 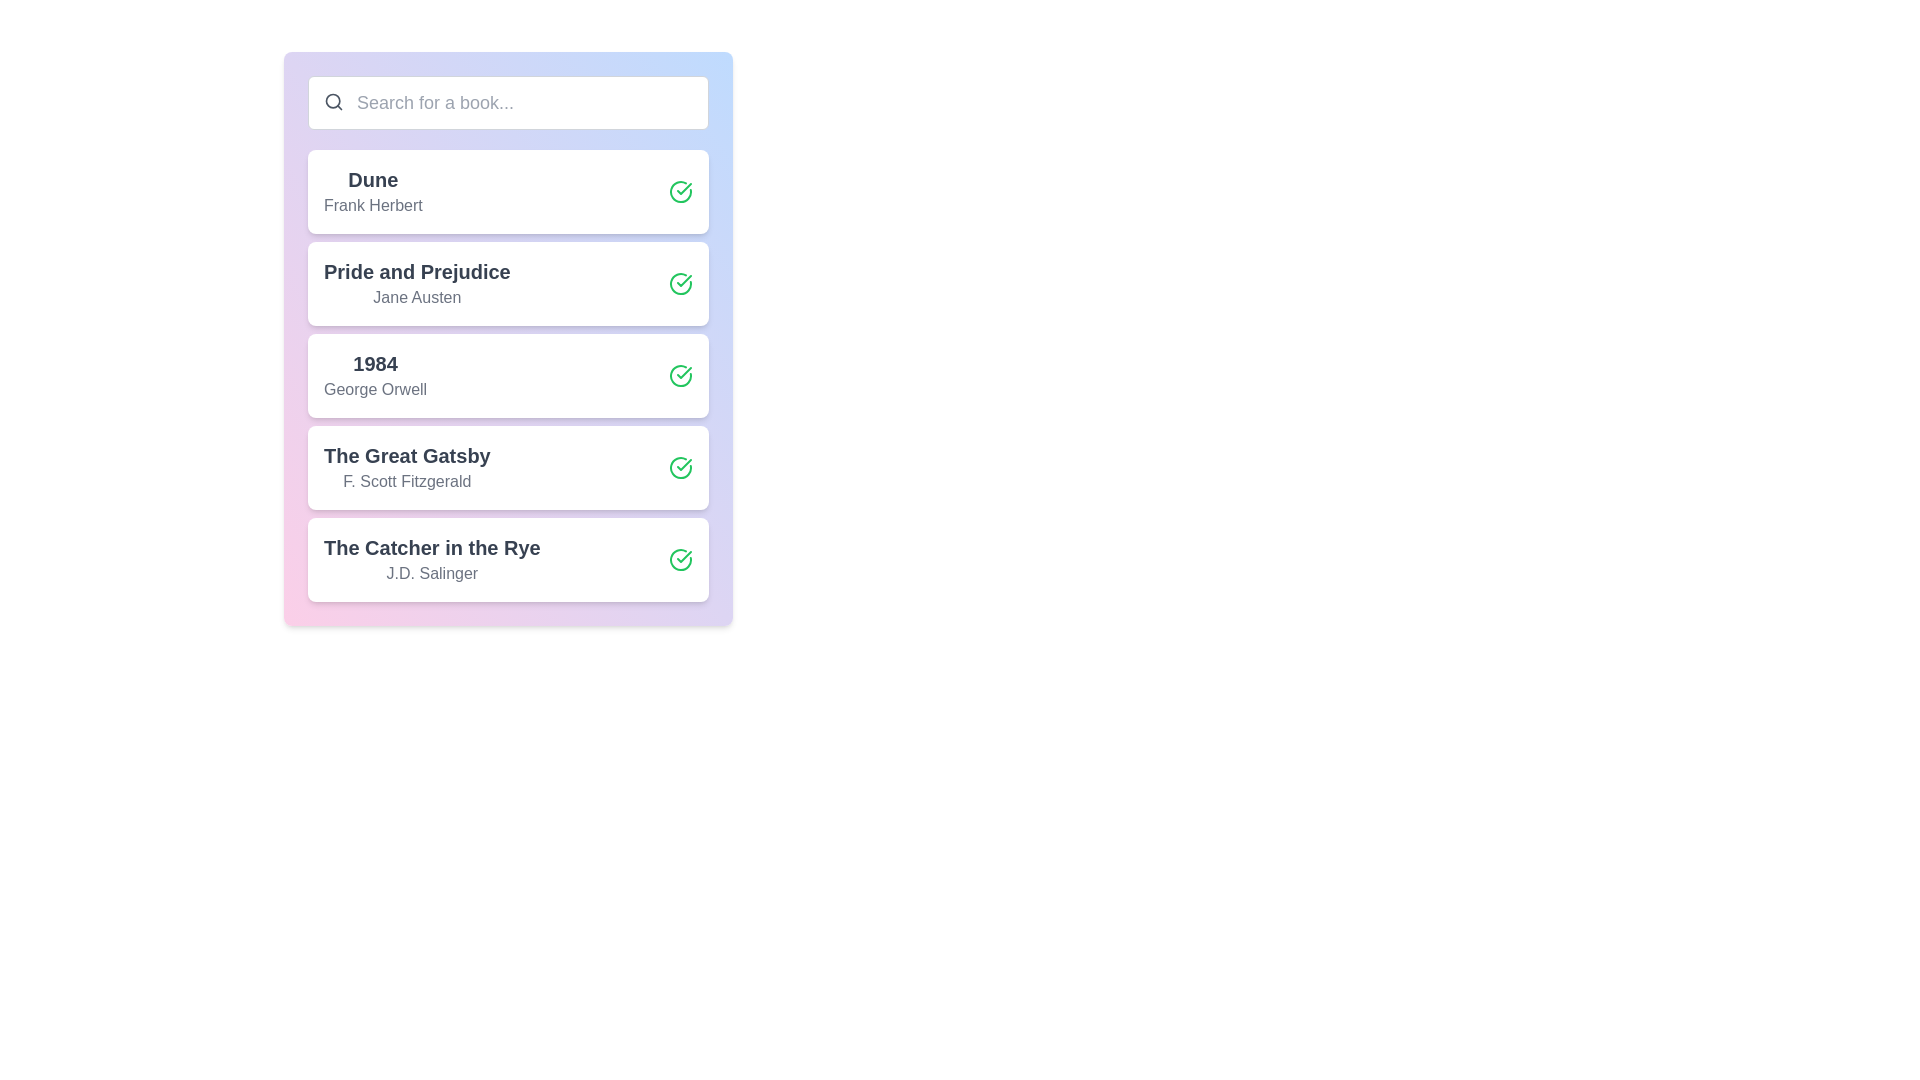 What do you see at coordinates (684, 556) in the screenshot?
I see `checked or approved state icon located on the right side of 'The Catcher in the Rye' list item entry` at bounding box center [684, 556].